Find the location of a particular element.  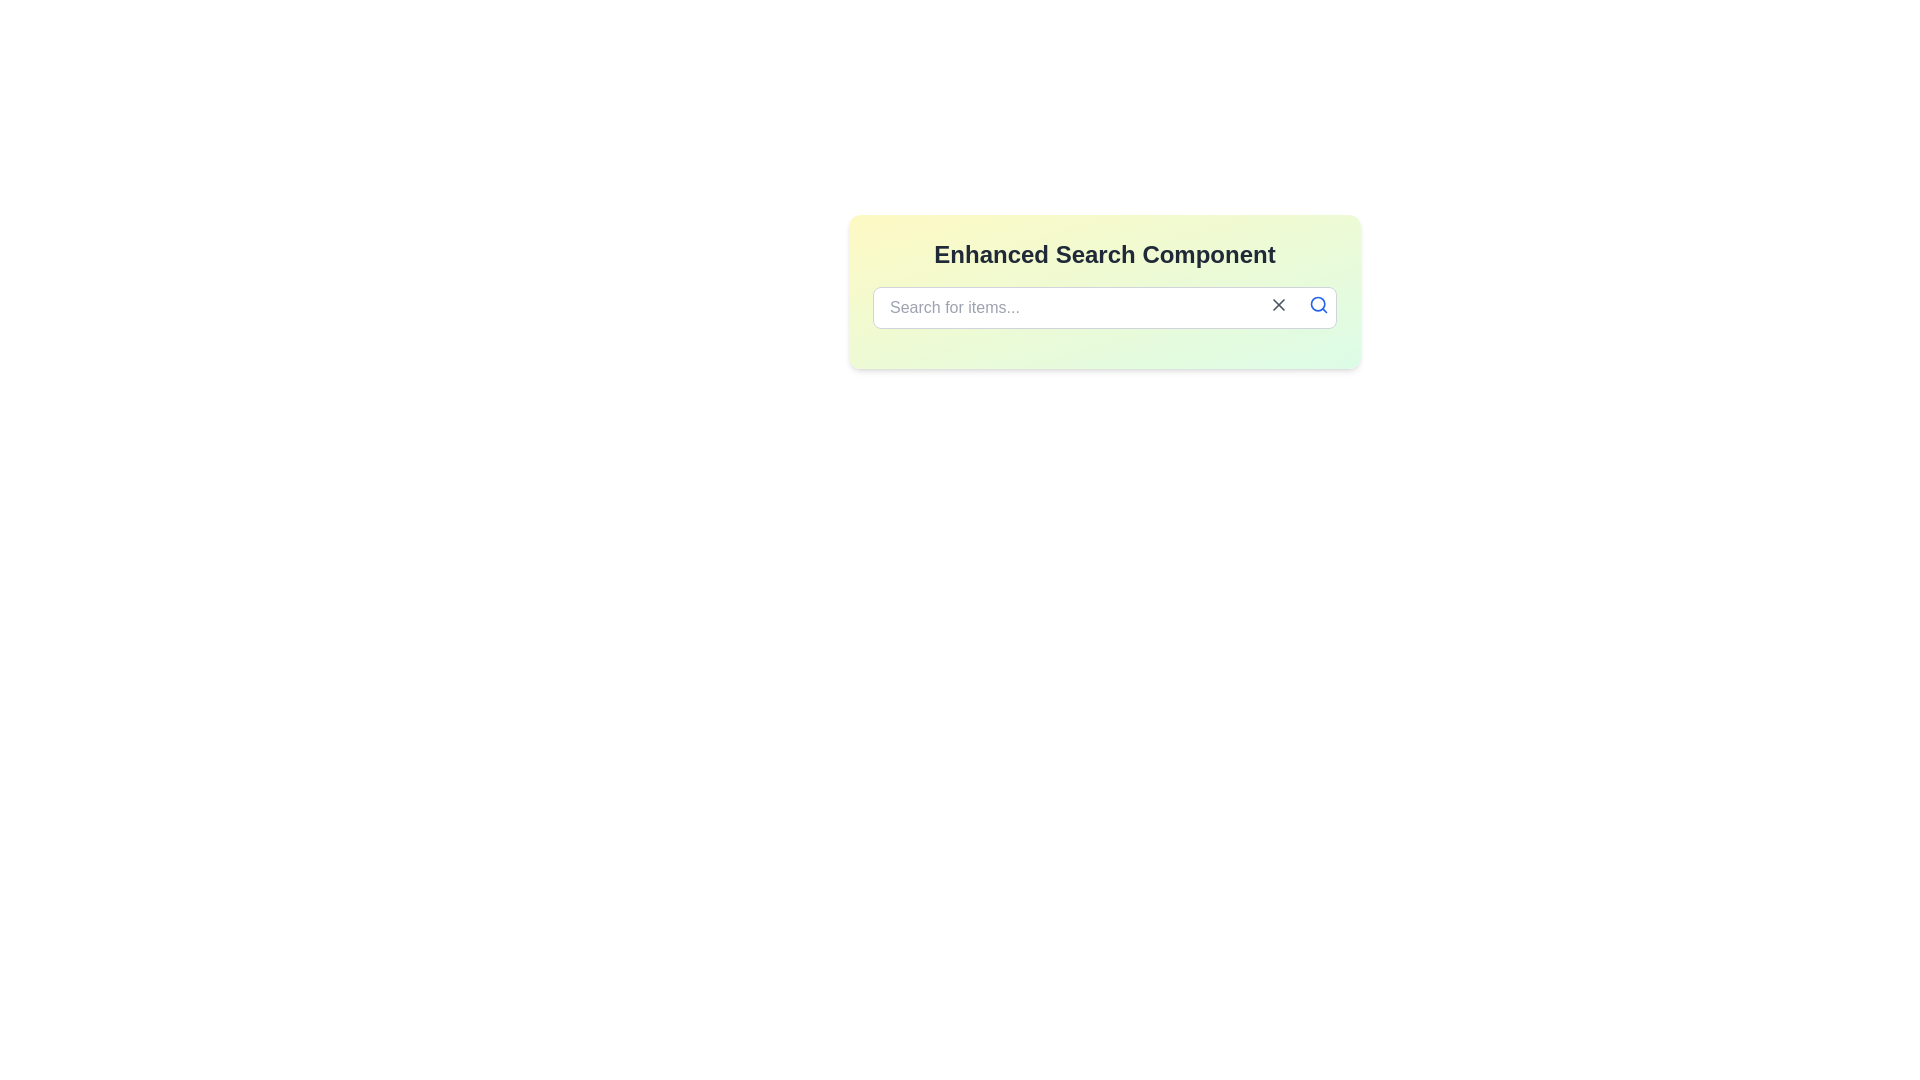

to select any text in the horizontal text input field styled with rounded corners and bordered by a light gray line, which has the placeholder text 'Search for items...' is located at coordinates (1103, 308).